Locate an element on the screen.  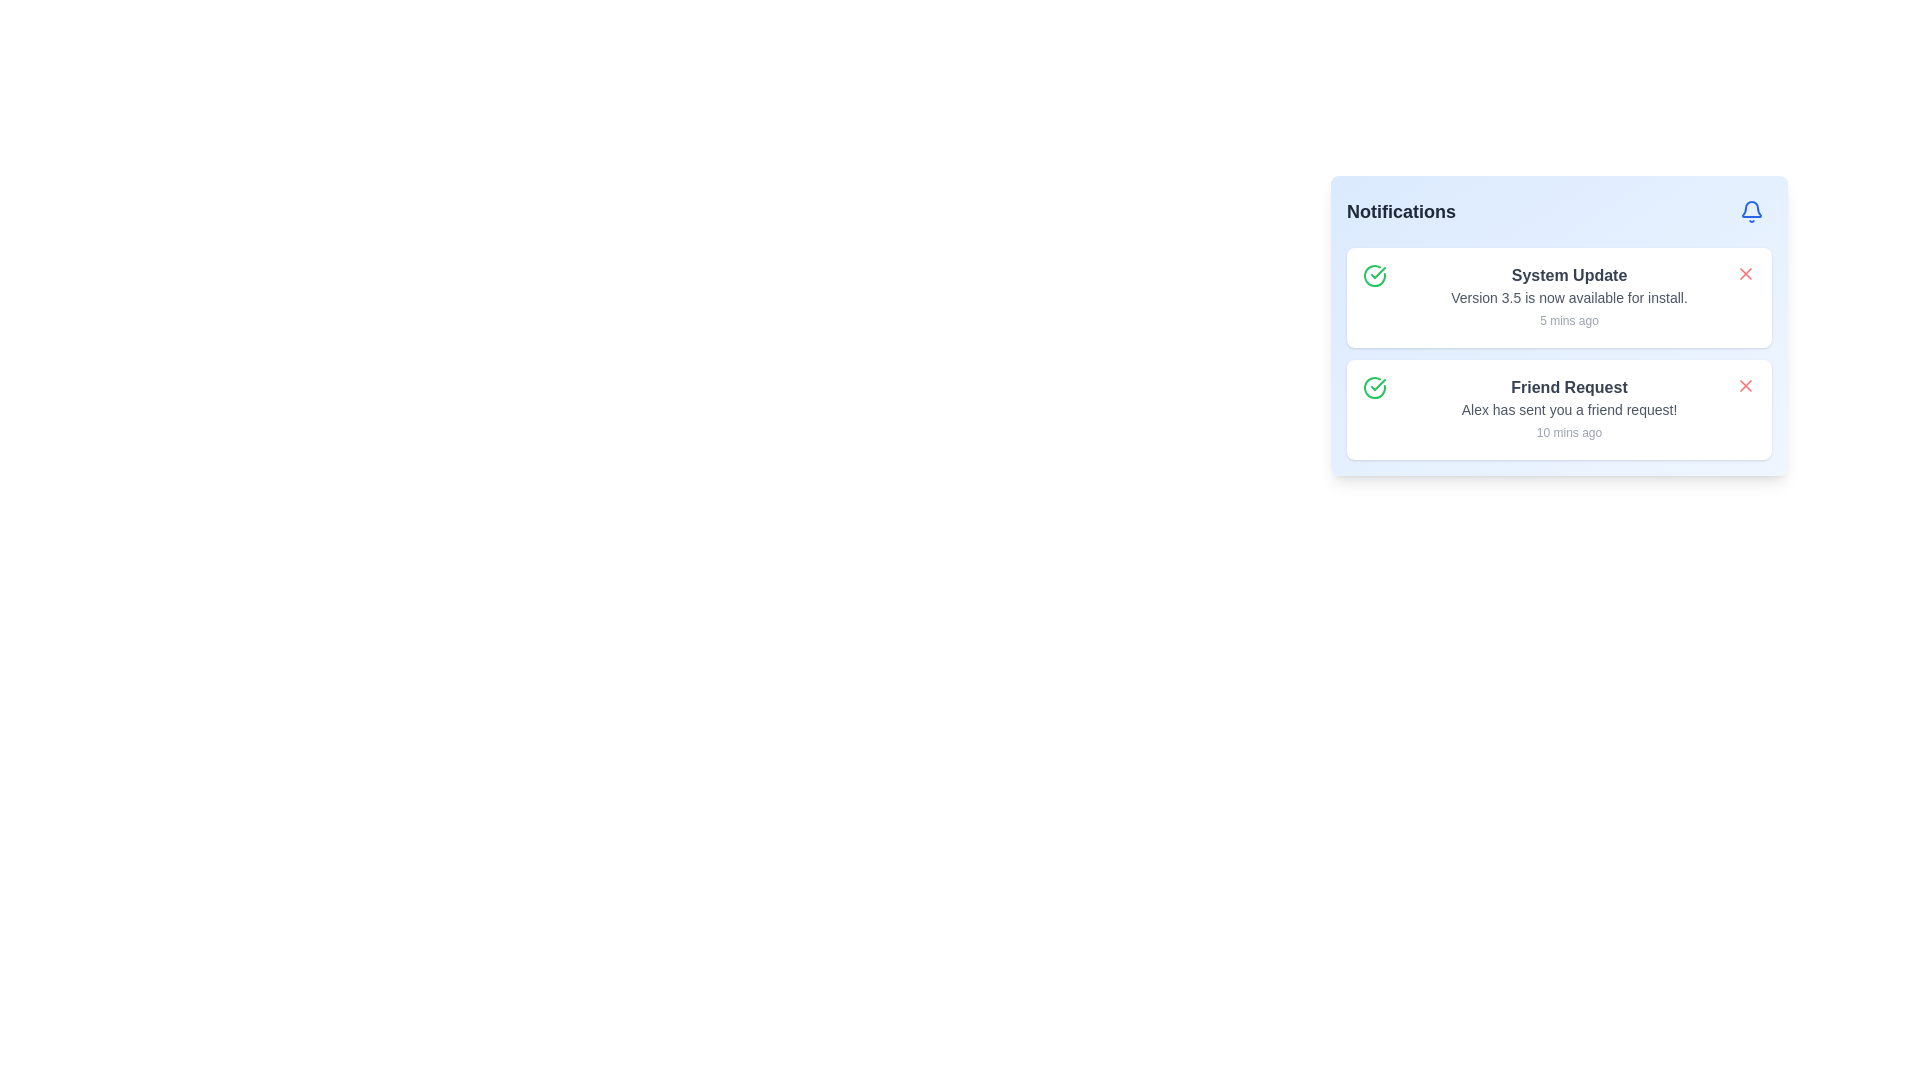
the text notification message that says 'Alex has sent you a friend request!' which is located in the second notification card of the notification panel is located at coordinates (1568, 408).